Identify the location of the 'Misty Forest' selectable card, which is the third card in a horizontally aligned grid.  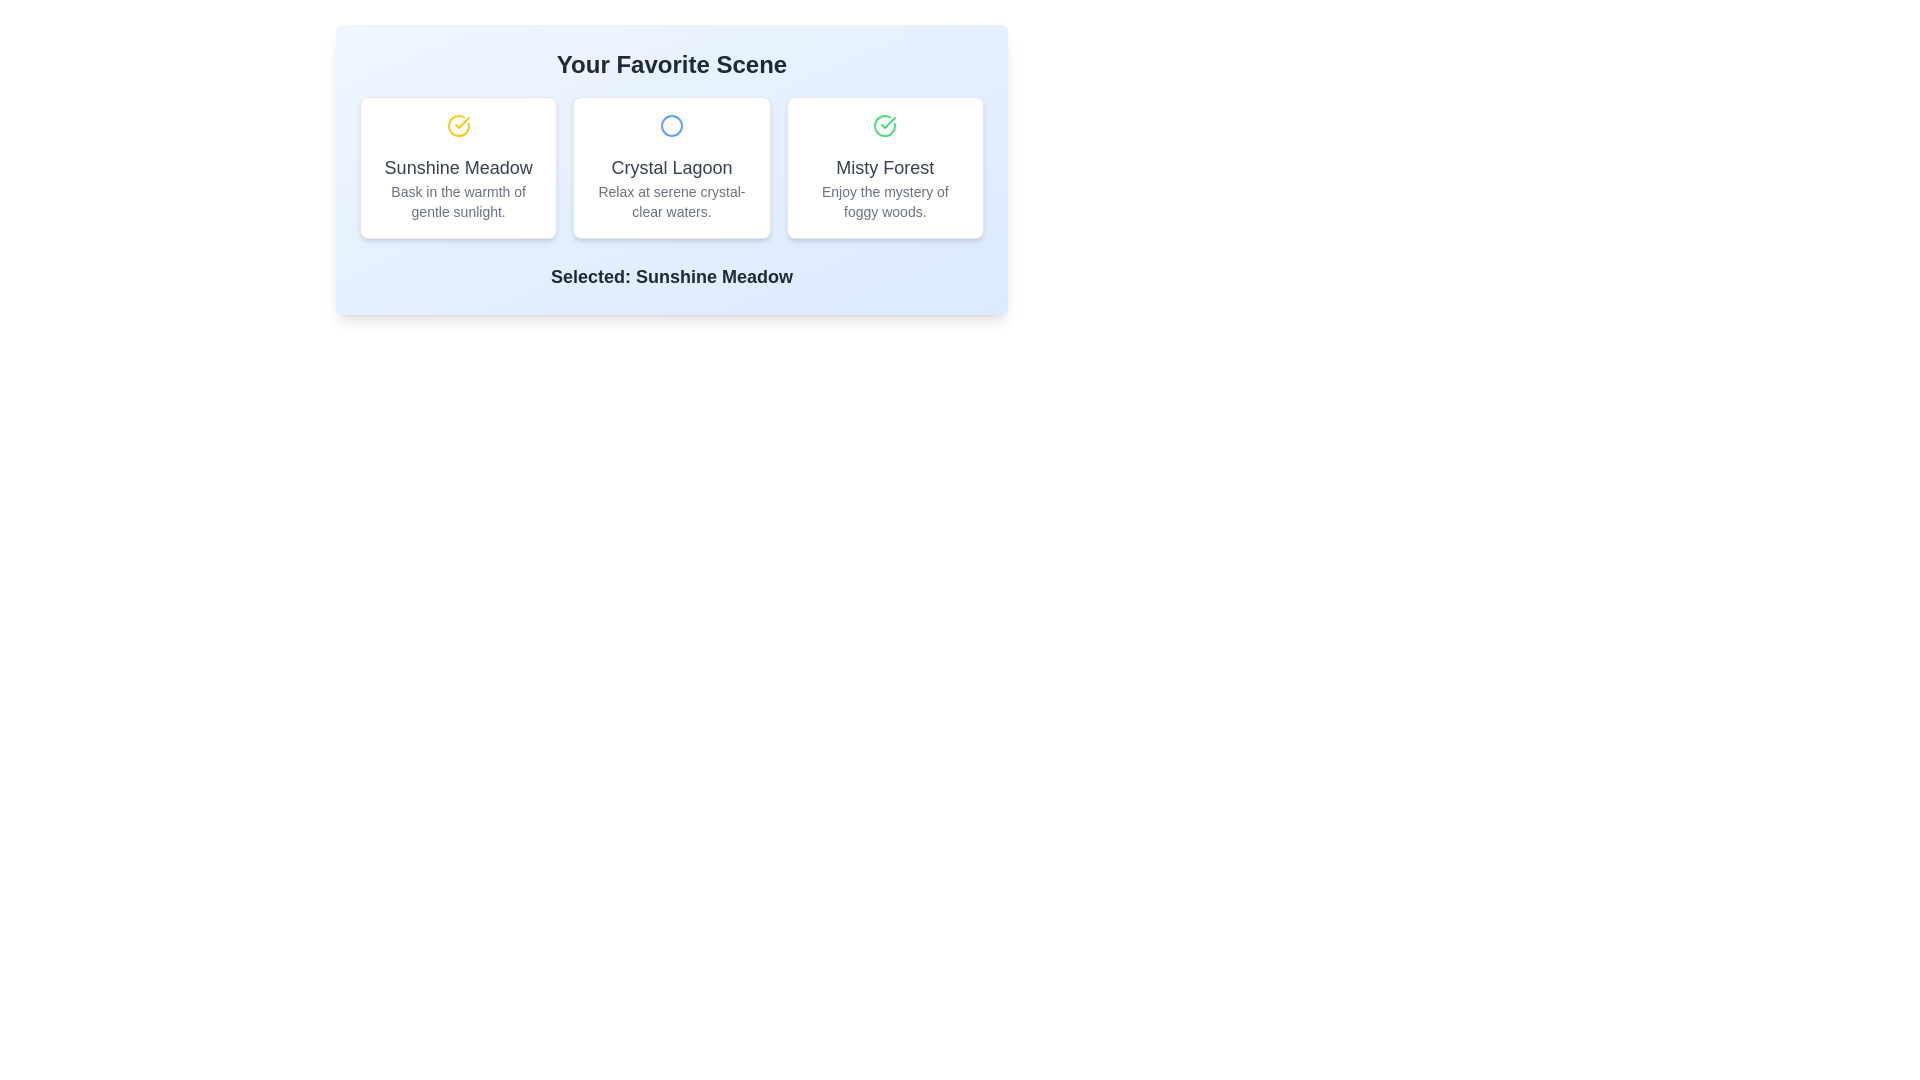
(884, 167).